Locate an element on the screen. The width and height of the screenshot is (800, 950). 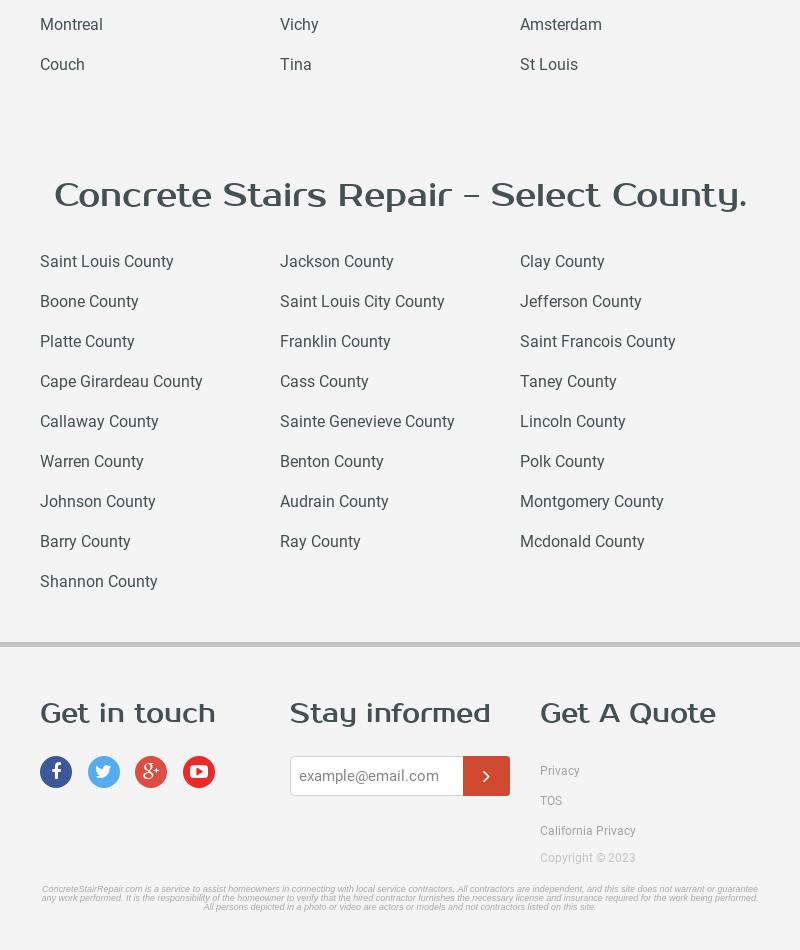
'Sainte Genevieve County' is located at coordinates (366, 420).